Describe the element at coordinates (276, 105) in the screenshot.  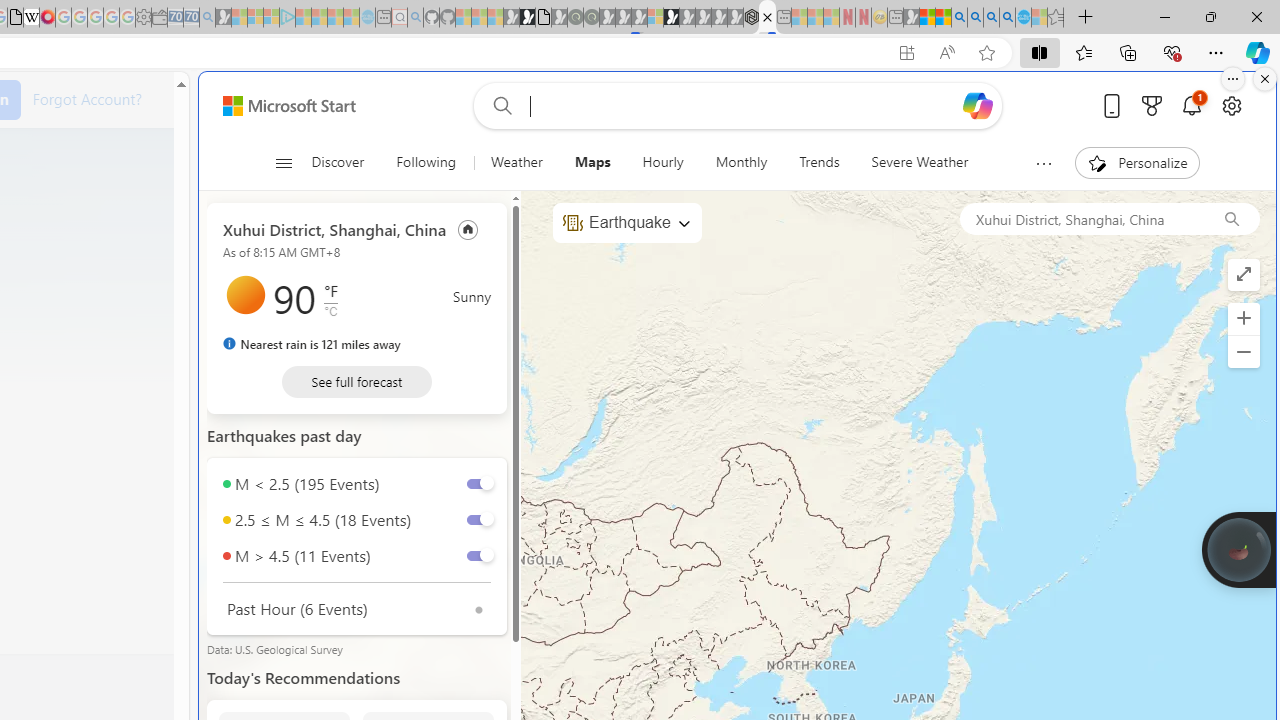
I see `'Skip to footer'` at that location.